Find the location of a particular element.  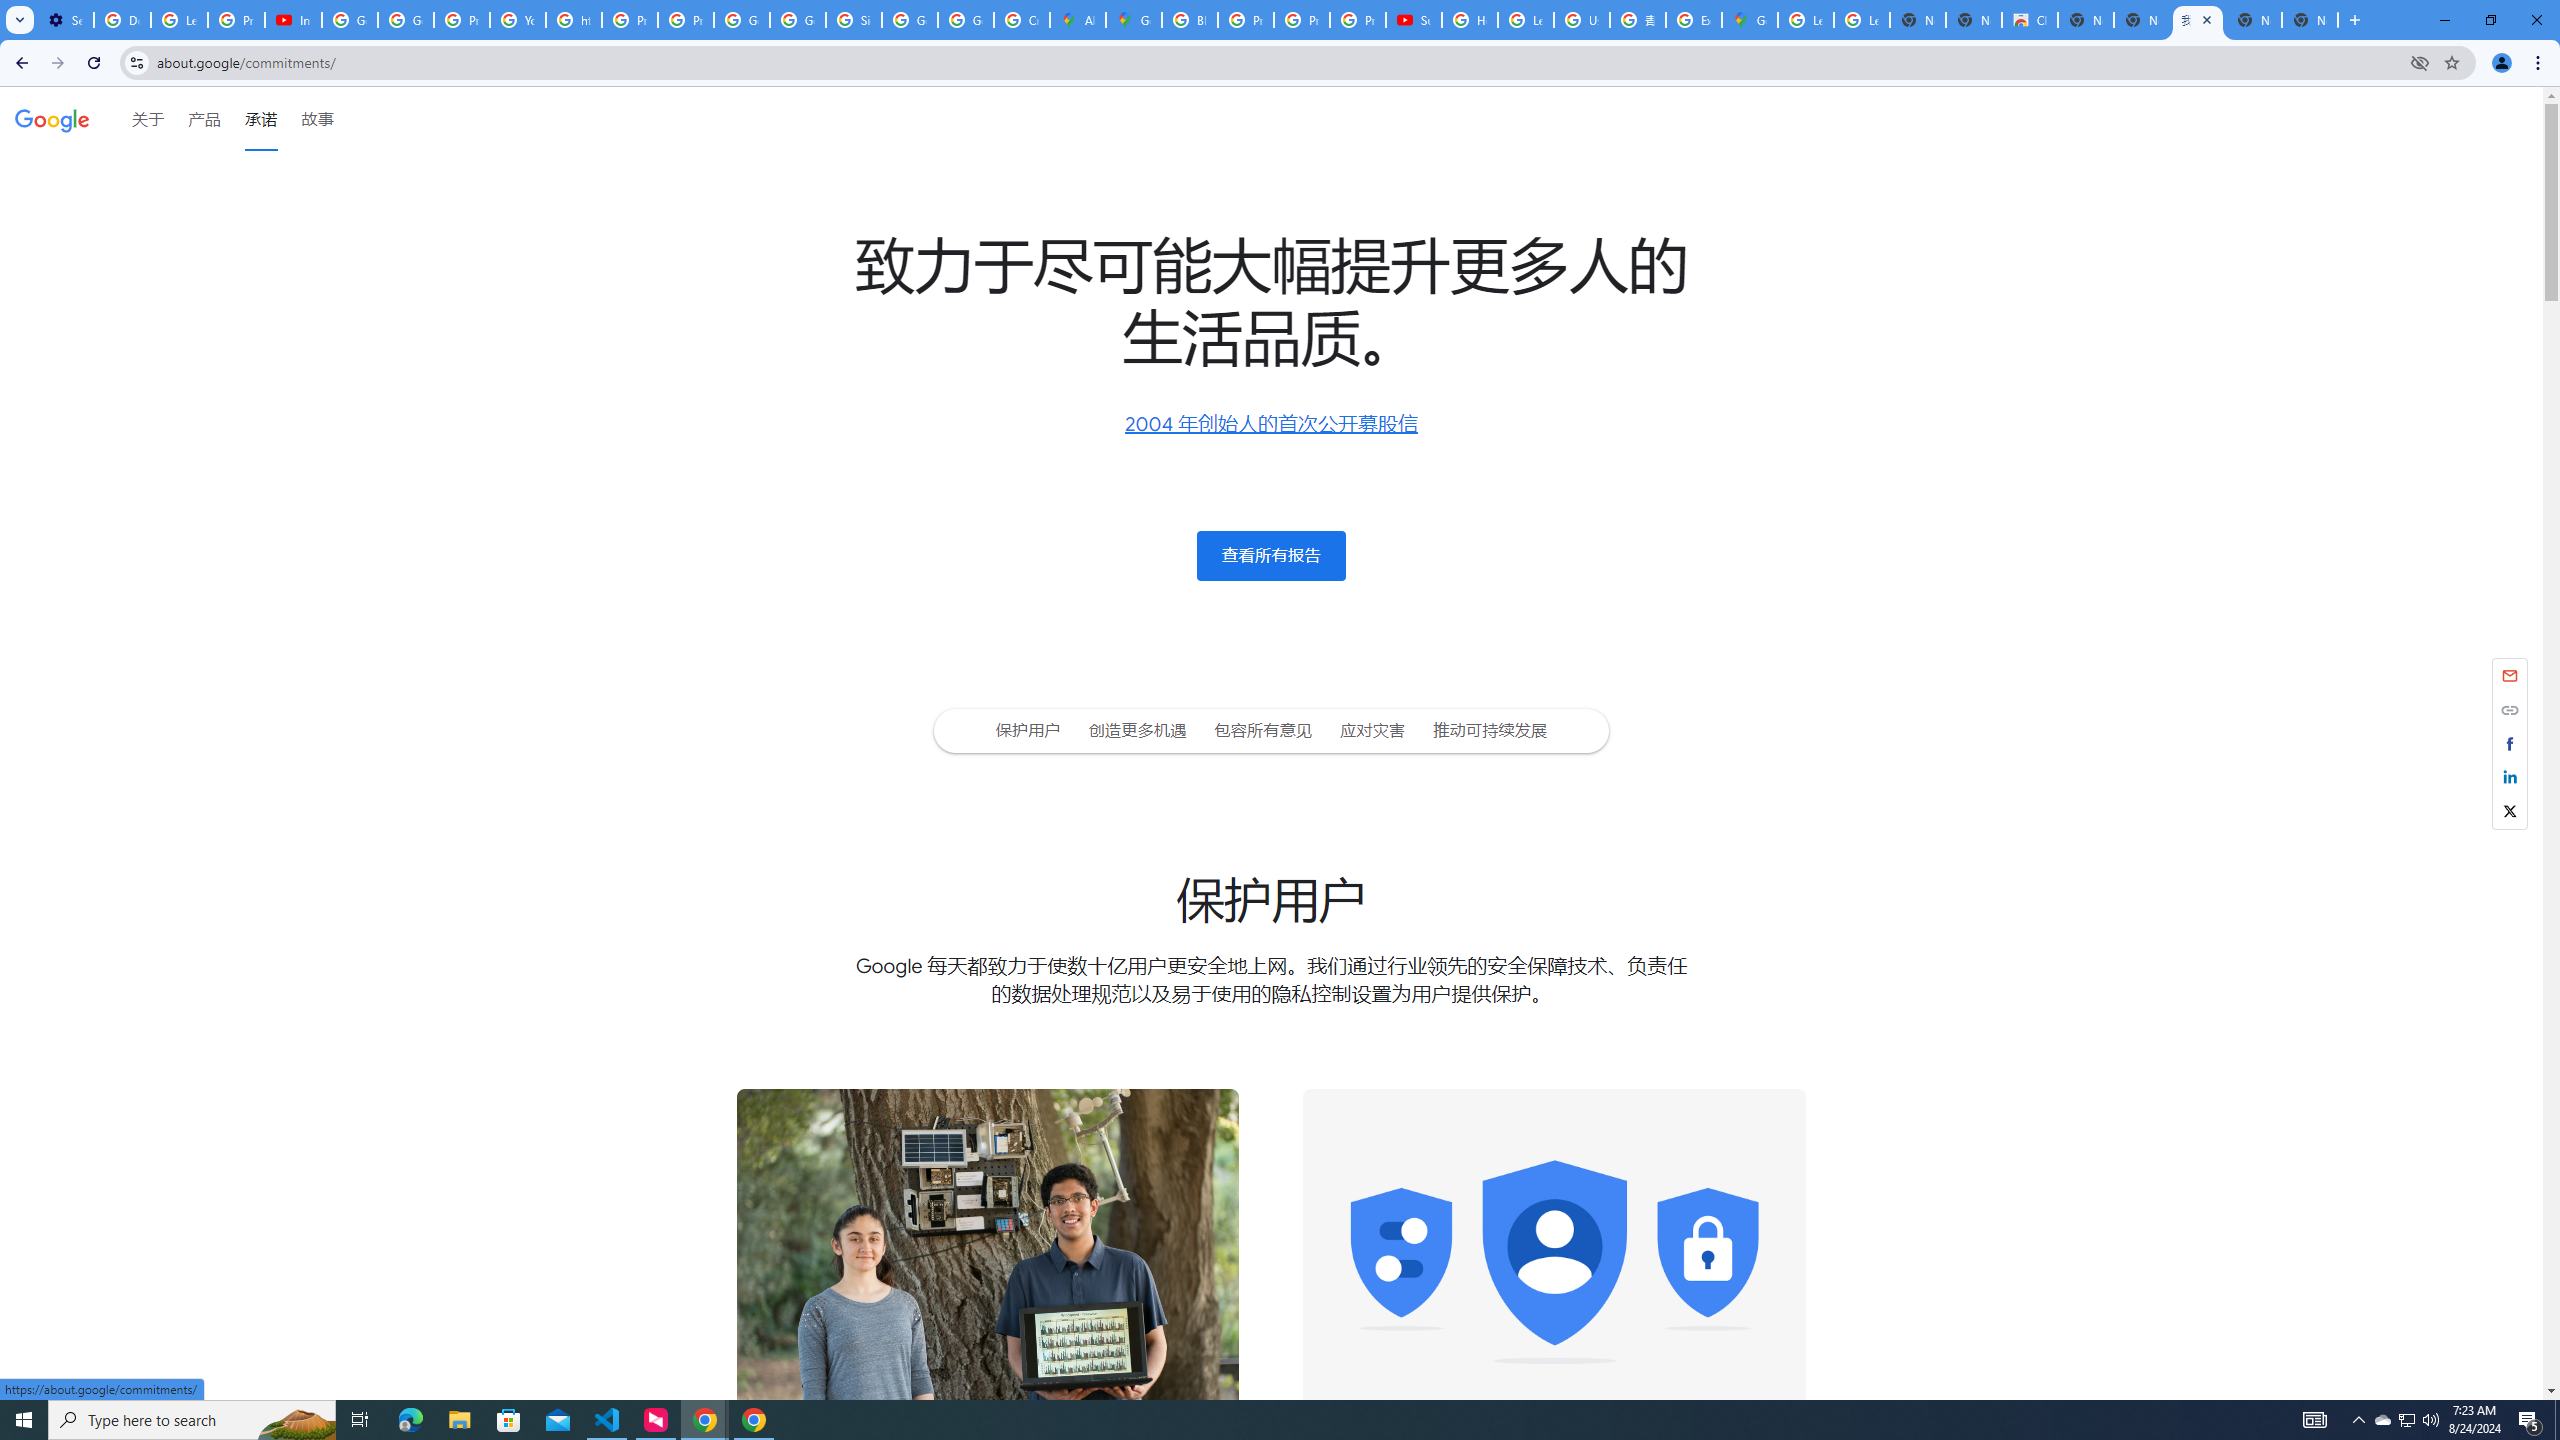

'https://scholar.google.com/' is located at coordinates (574, 19).